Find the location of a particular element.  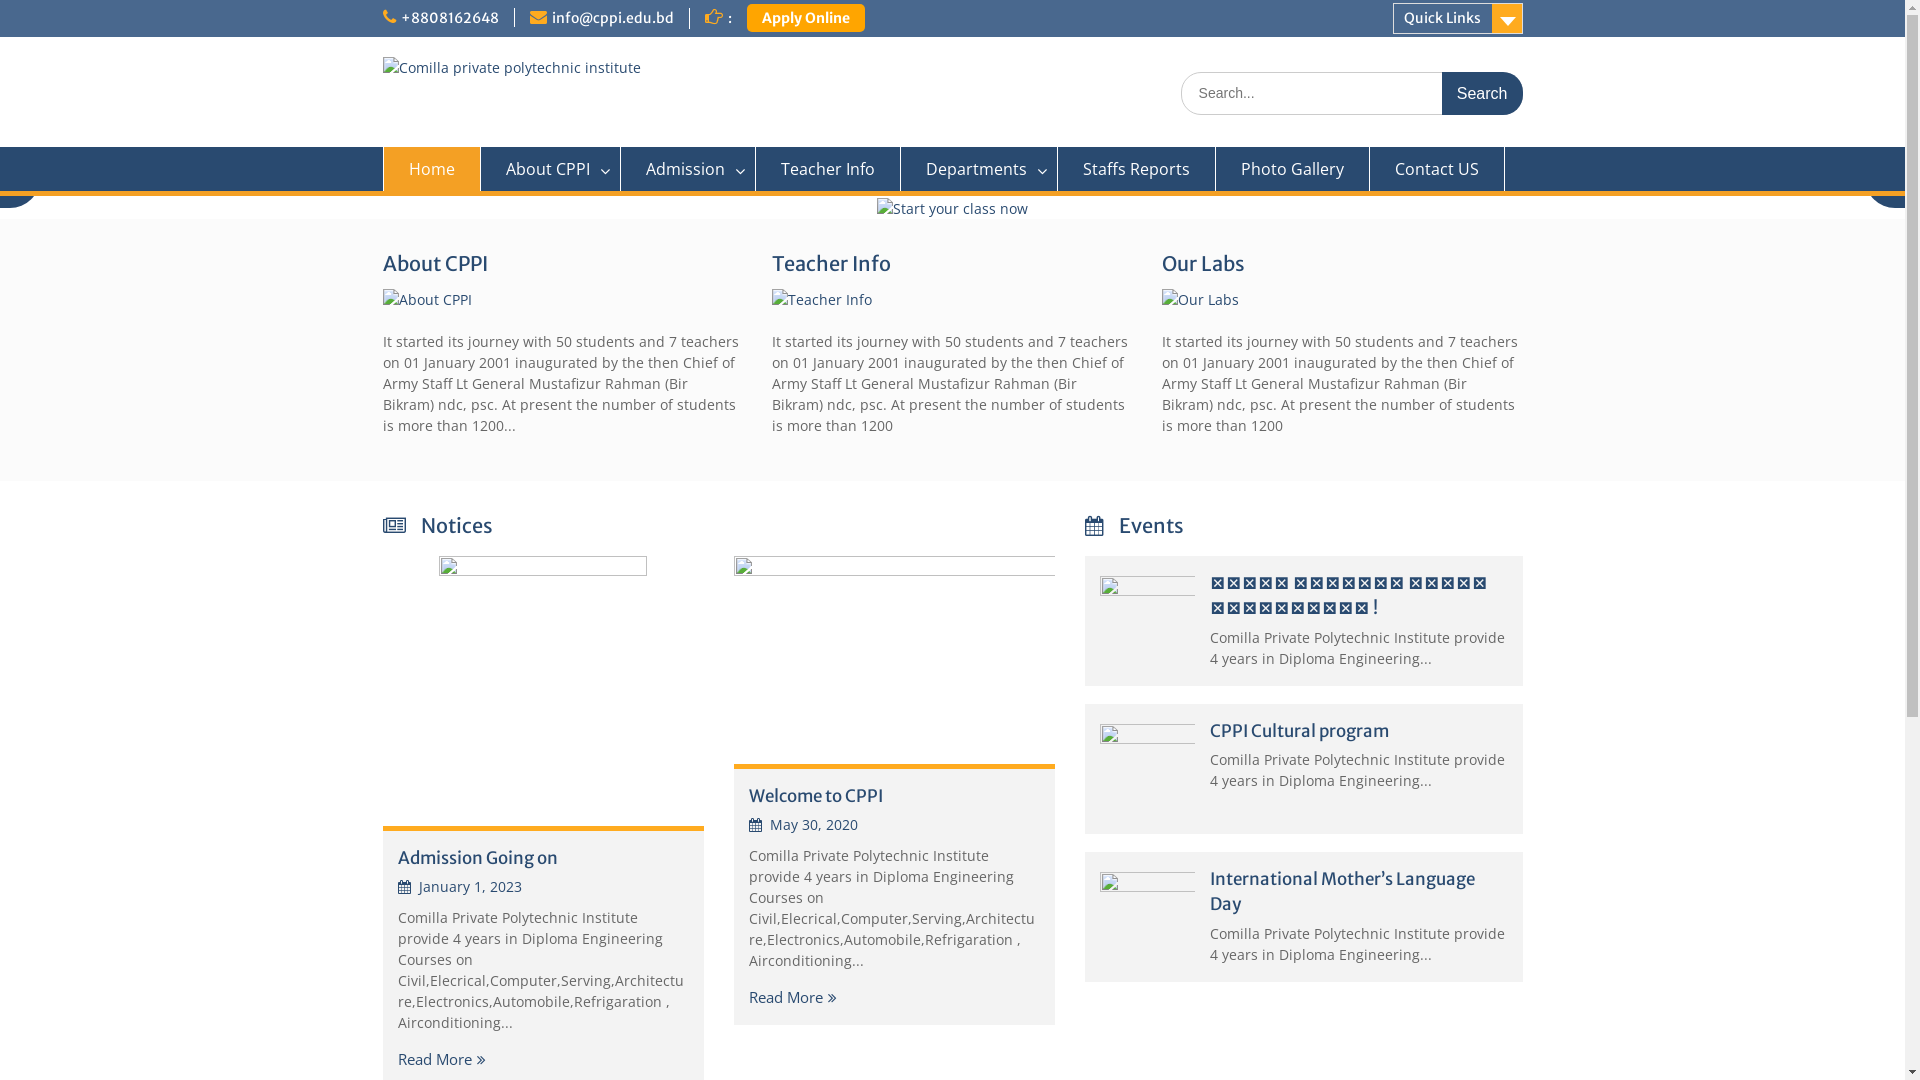

'+8808162648' is located at coordinates (448, 18).